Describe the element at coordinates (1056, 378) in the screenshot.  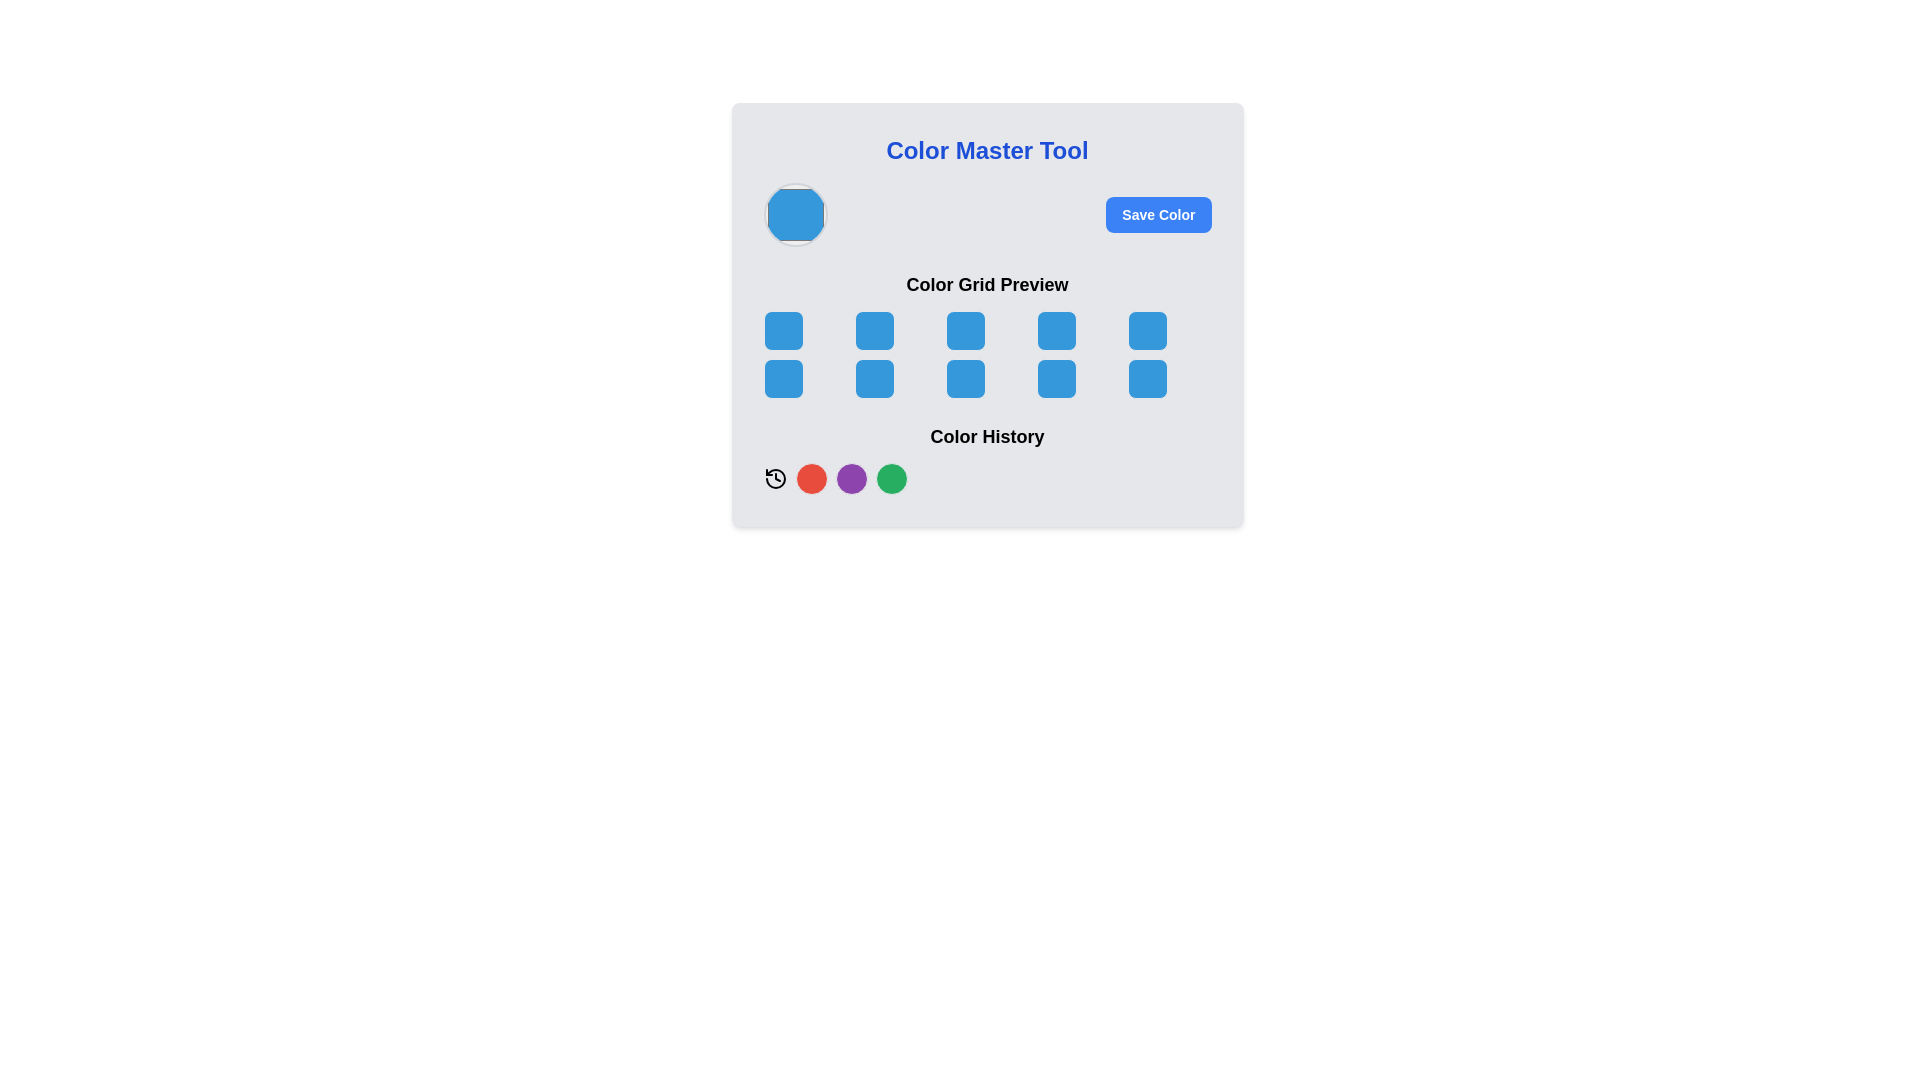
I see `the small, square-shaped button with rounded corners and a bright blue color located in the fourth position of the second row of the Color Grid Preview section` at that location.